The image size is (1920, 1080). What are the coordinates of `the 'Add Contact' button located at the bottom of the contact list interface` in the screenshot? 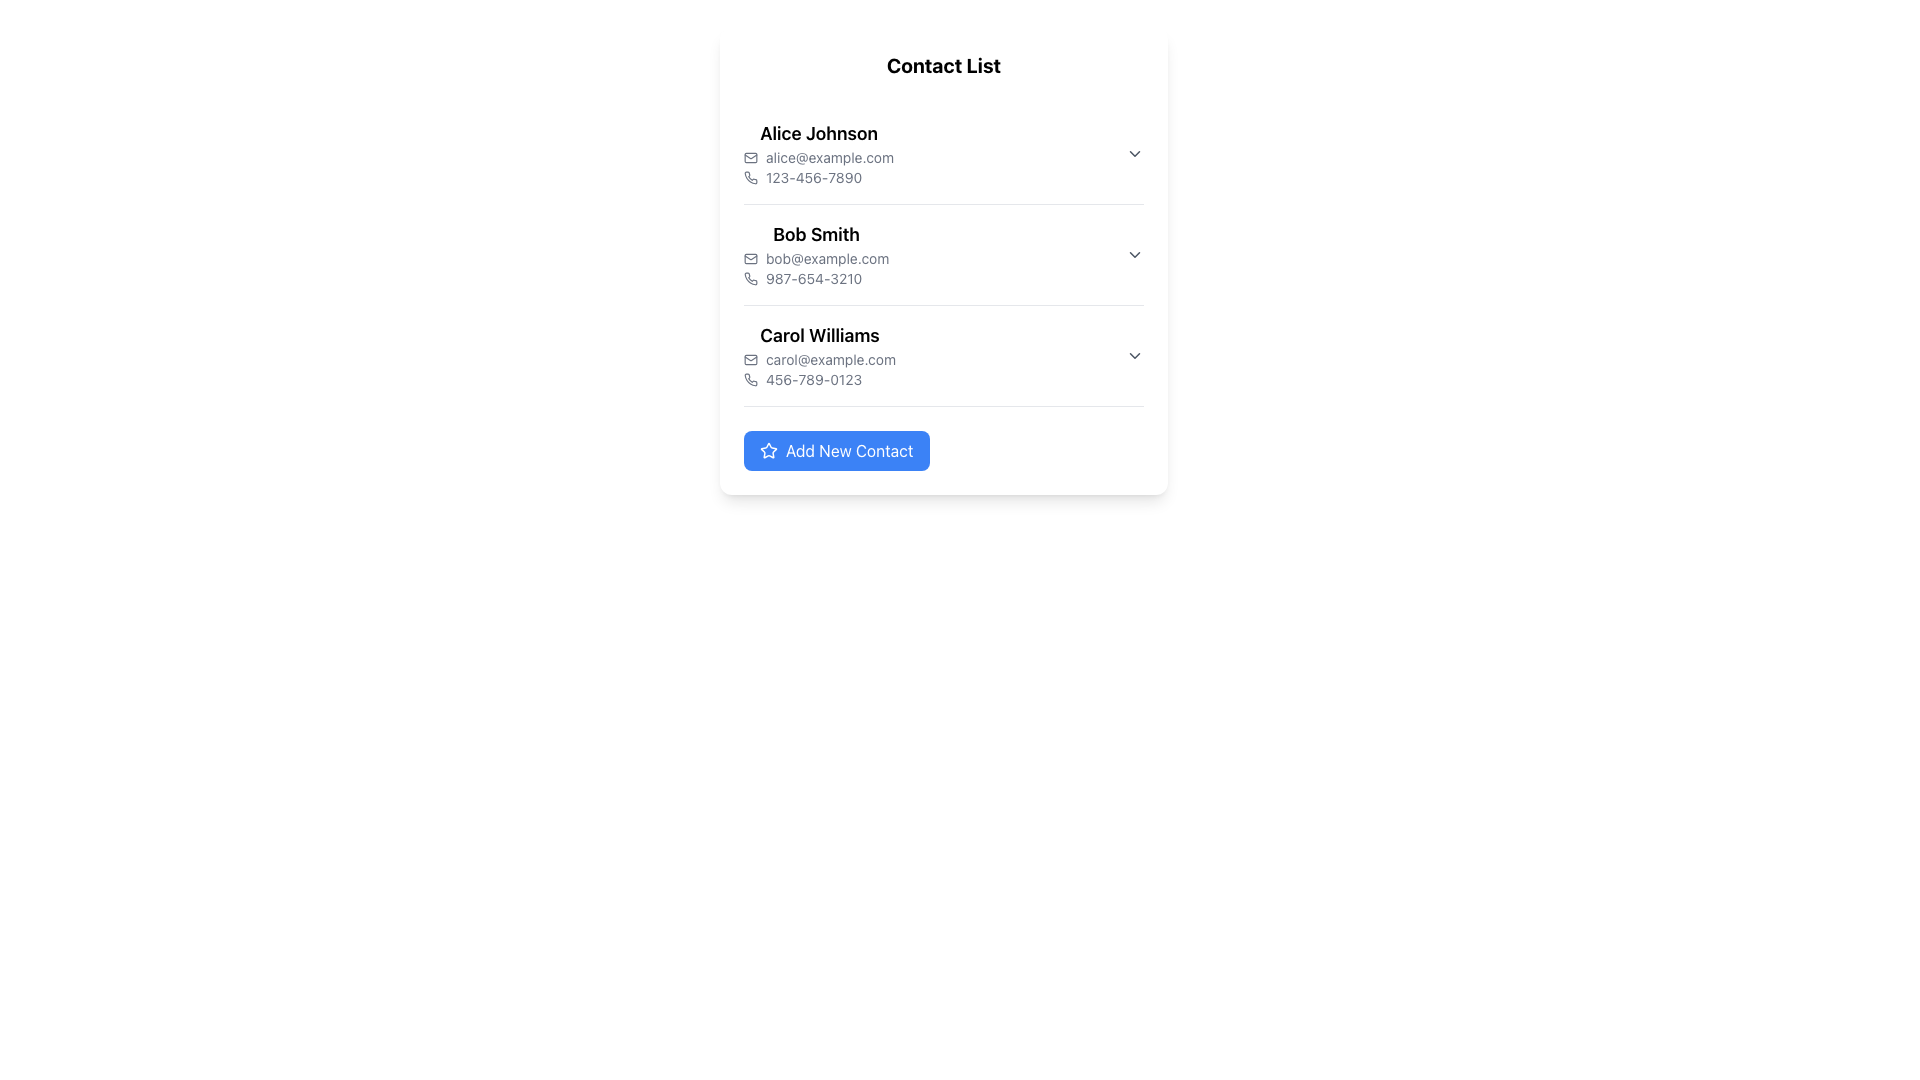 It's located at (836, 451).